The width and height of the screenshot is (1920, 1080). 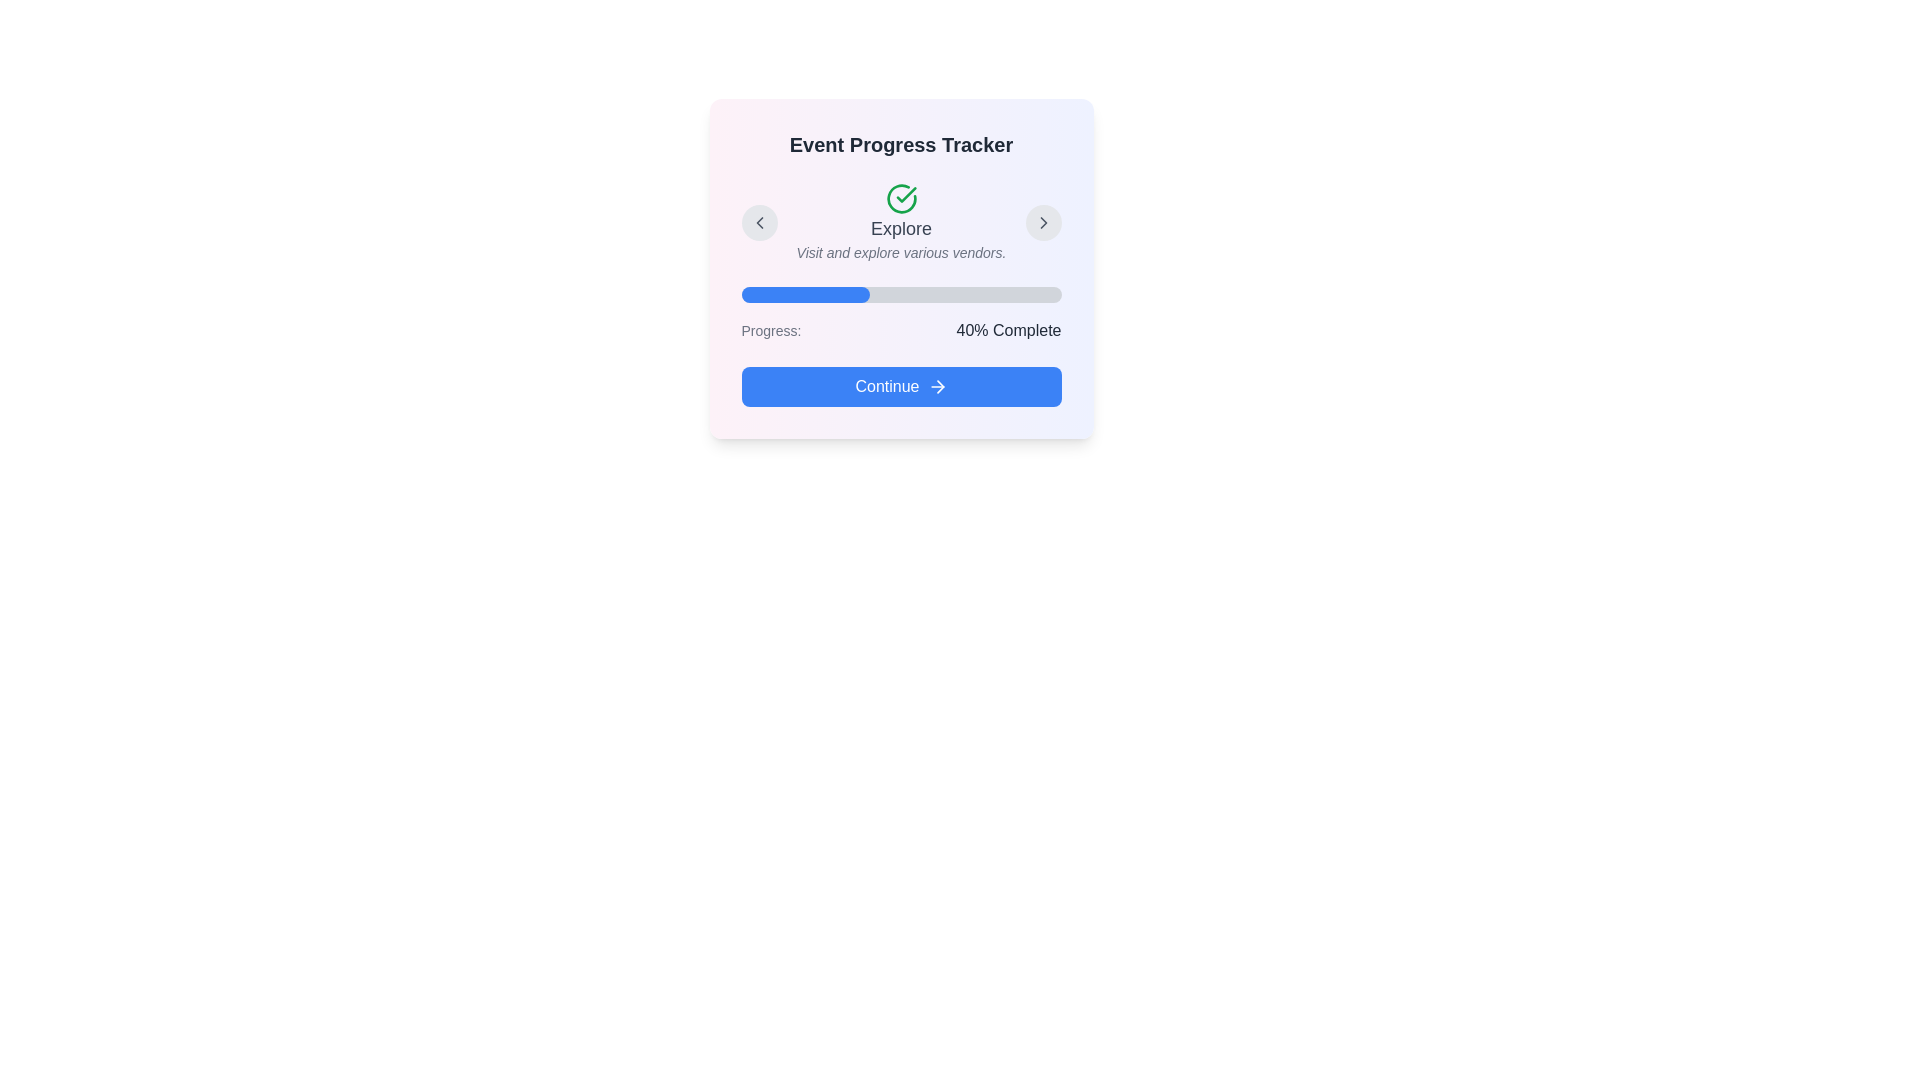 What do you see at coordinates (1008, 330) in the screenshot?
I see `displayed text from the progress label indicating 40% completion, which is positioned to the right of 'Progress:' and above the 'Continue' button` at bounding box center [1008, 330].